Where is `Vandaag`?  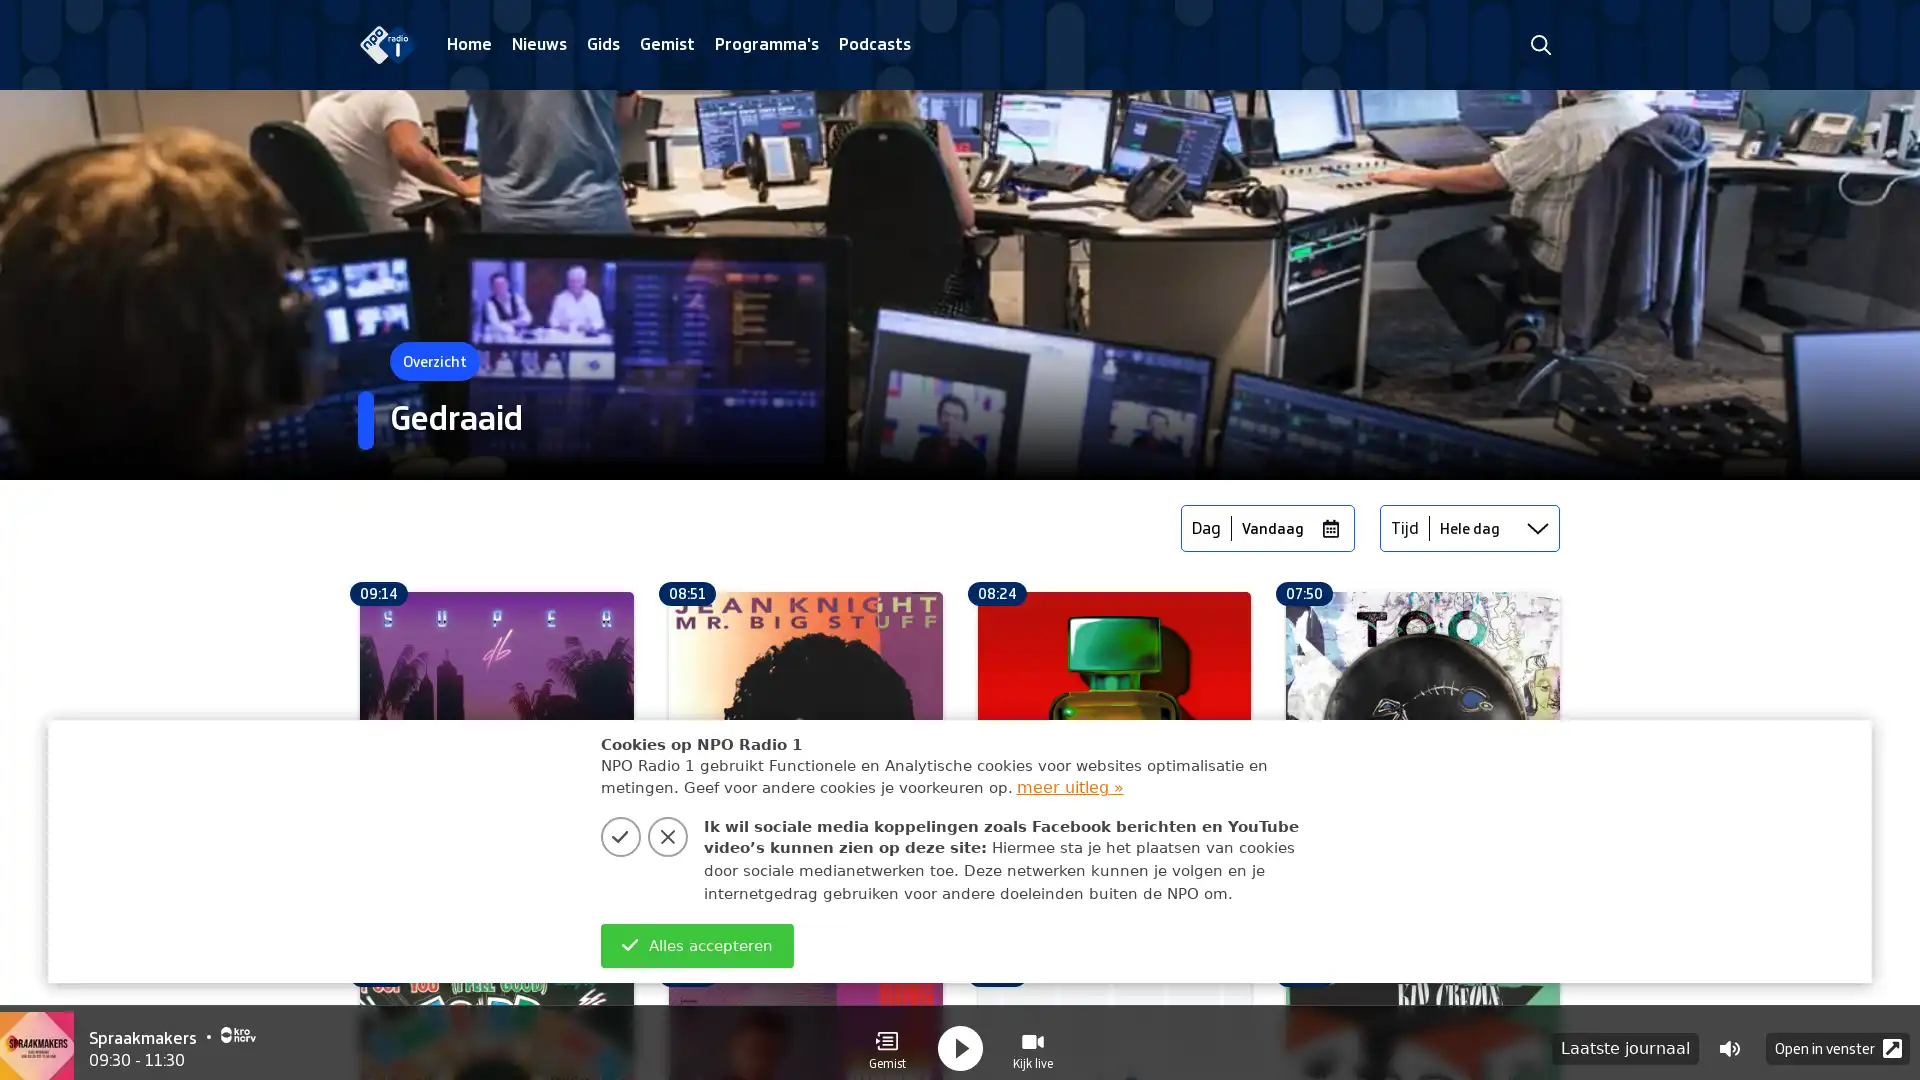
Vandaag is located at coordinates (1292, 527).